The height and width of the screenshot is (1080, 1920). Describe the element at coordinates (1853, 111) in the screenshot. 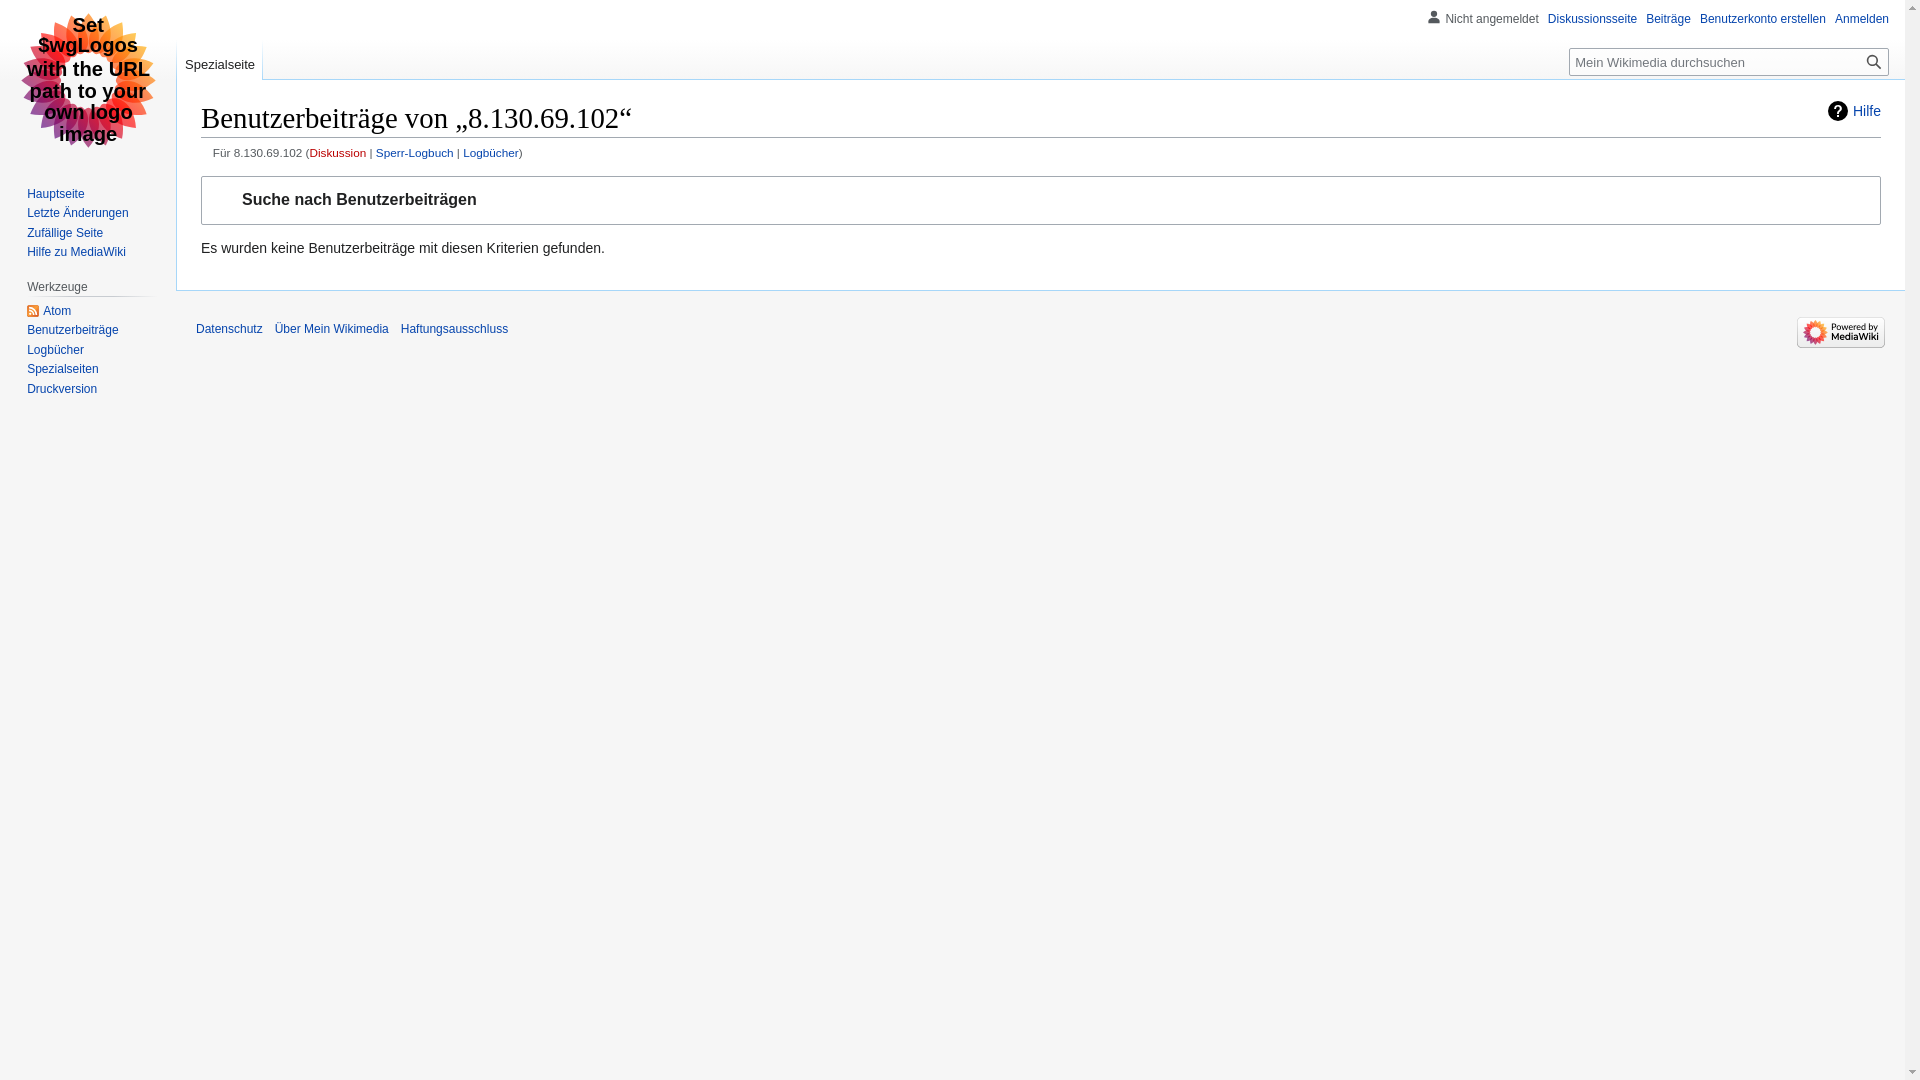

I see `'Hilfe'` at that location.